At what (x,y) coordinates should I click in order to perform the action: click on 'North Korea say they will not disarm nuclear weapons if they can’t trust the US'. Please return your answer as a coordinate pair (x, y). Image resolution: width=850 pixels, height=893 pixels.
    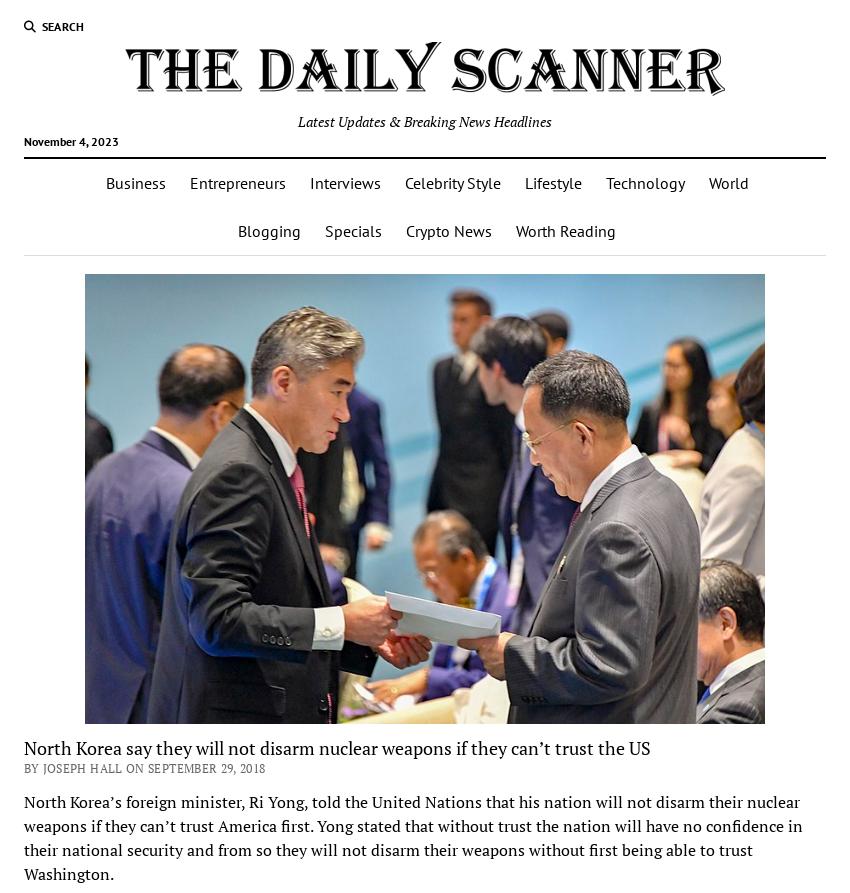
    Looking at the image, I should click on (336, 745).